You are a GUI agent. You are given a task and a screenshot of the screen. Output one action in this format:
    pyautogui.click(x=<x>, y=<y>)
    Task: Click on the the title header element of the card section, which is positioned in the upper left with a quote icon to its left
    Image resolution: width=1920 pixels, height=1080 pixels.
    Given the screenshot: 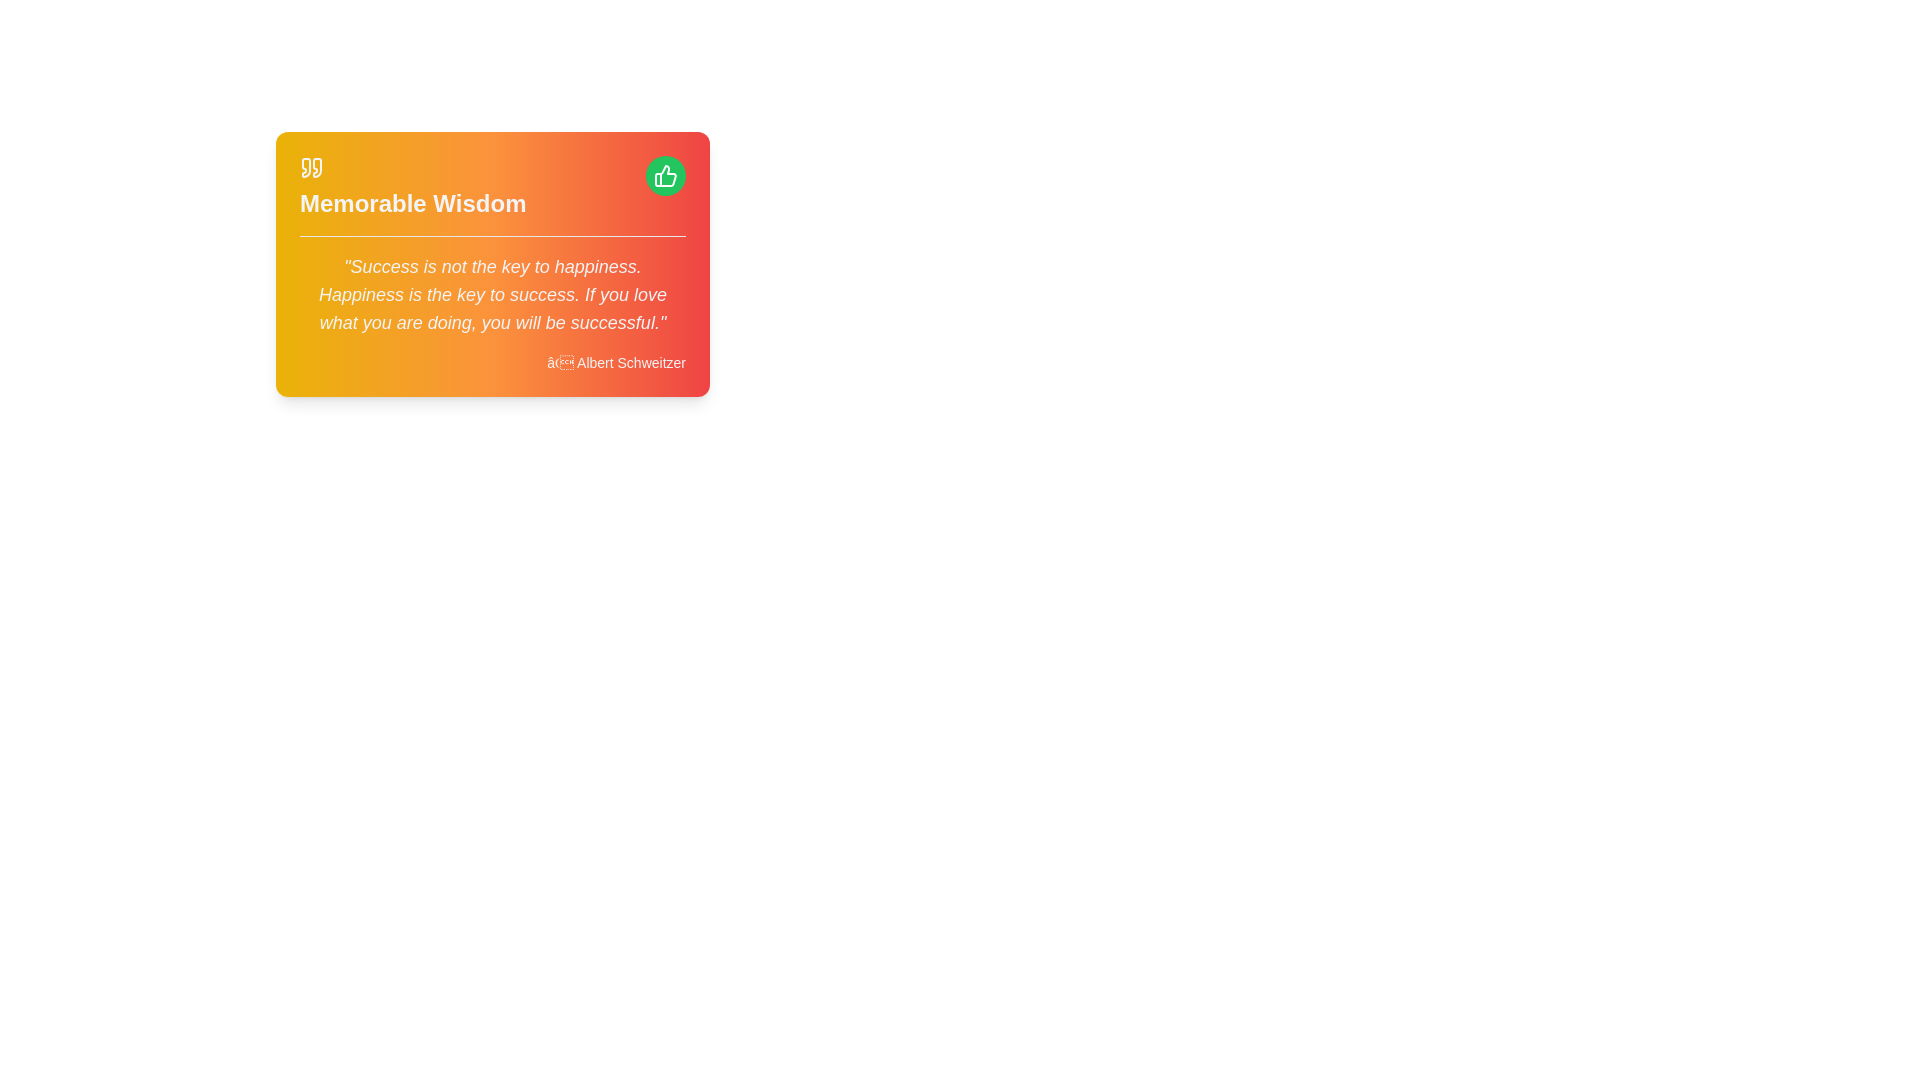 What is the action you would take?
    pyautogui.click(x=412, y=188)
    